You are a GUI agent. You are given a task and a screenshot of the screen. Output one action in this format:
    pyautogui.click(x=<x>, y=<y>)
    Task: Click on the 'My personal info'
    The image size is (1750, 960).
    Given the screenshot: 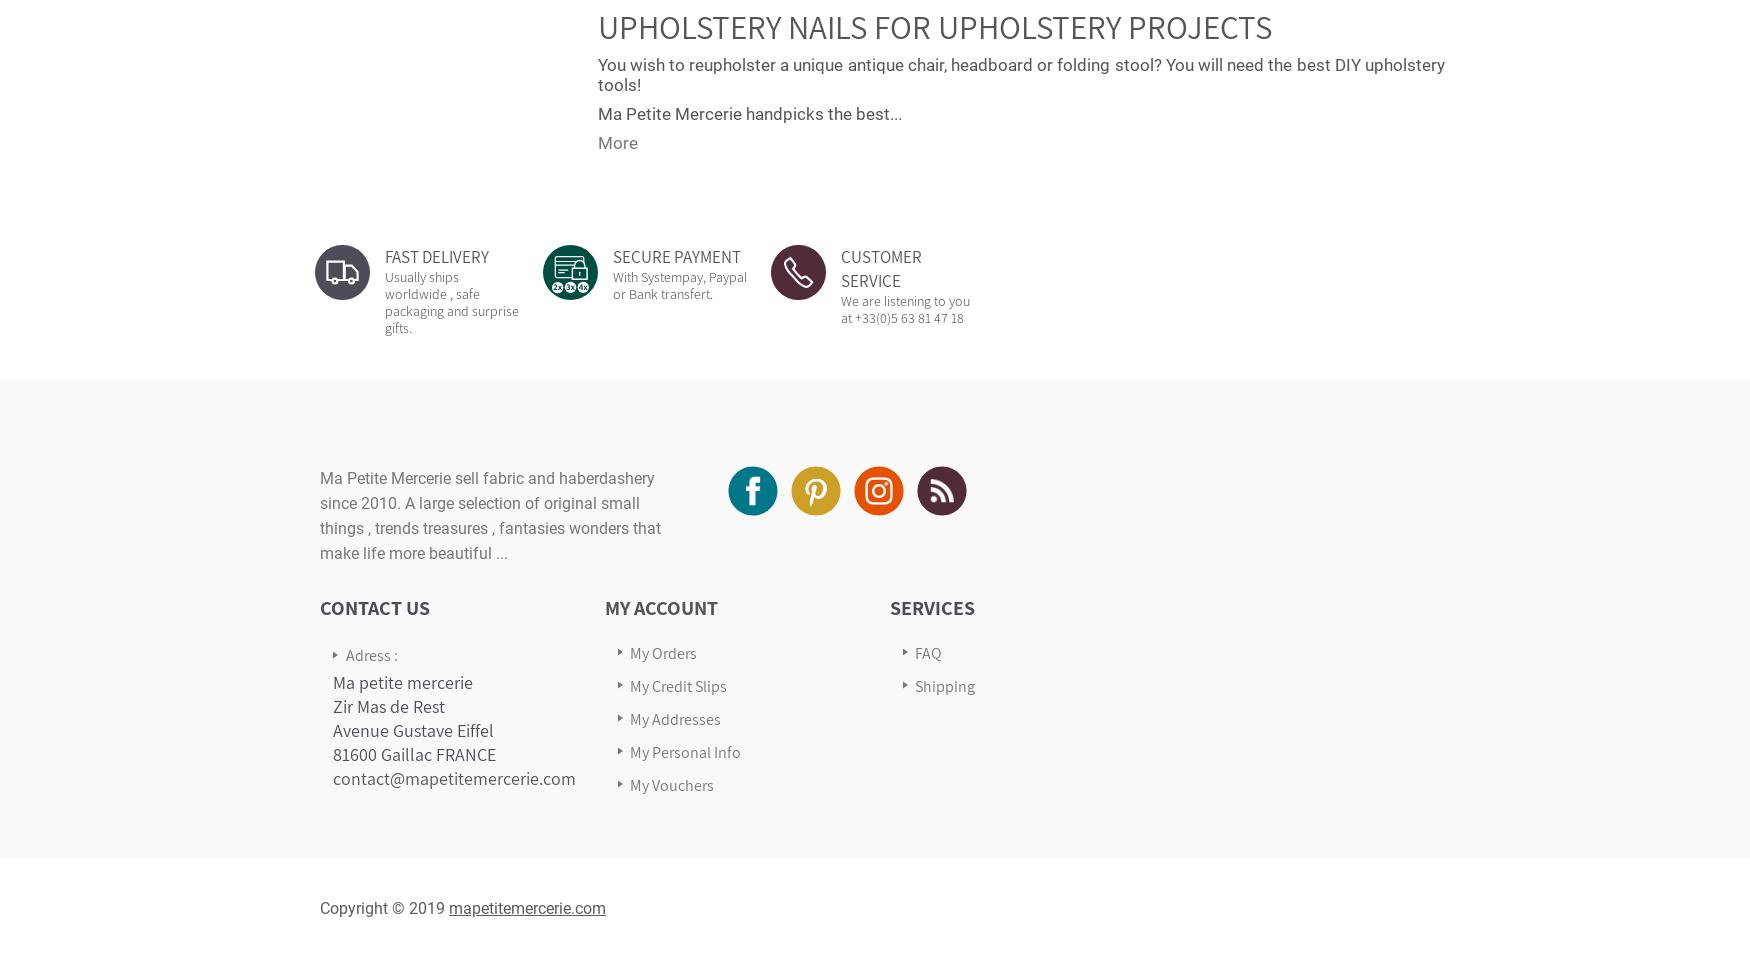 What is the action you would take?
    pyautogui.click(x=684, y=750)
    